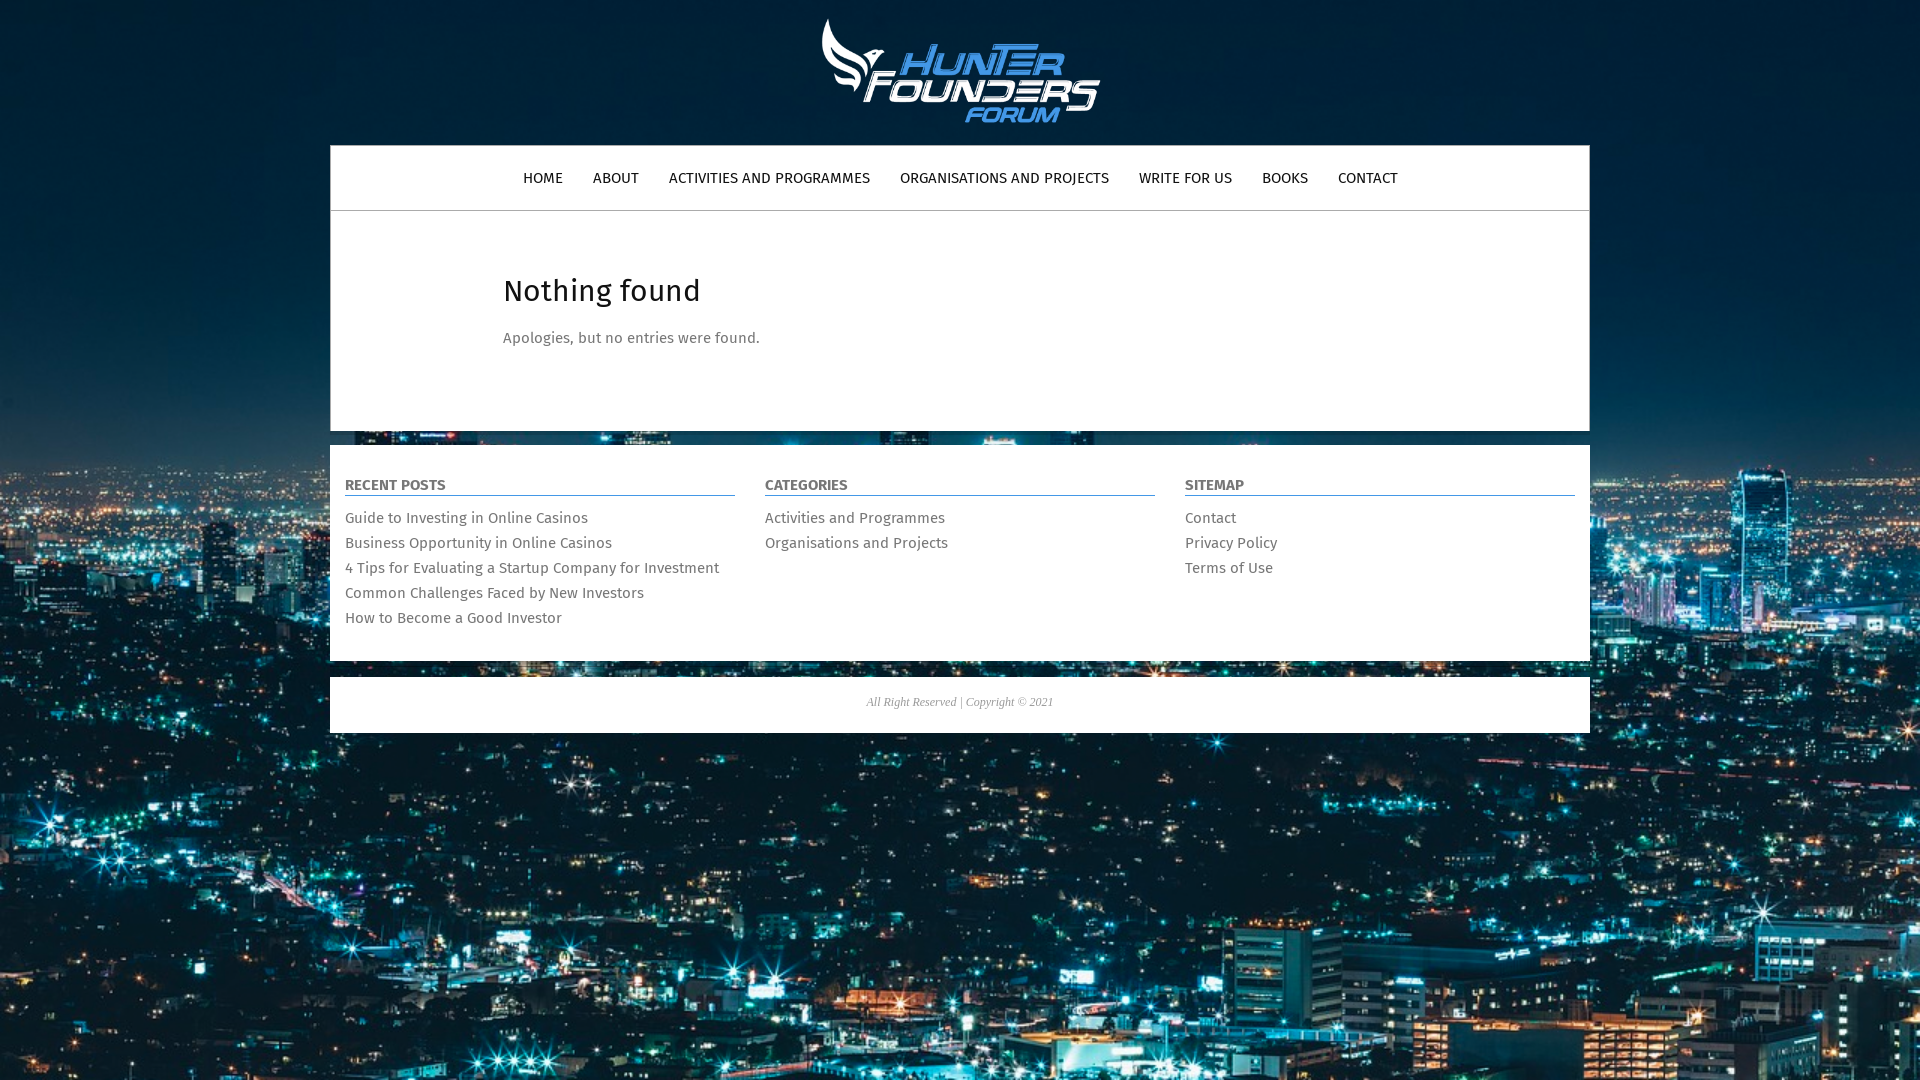 The width and height of the screenshot is (1920, 1080). Describe the element at coordinates (345, 543) in the screenshot. I see `'Business Opportunity in Online Casinos'` at that location.